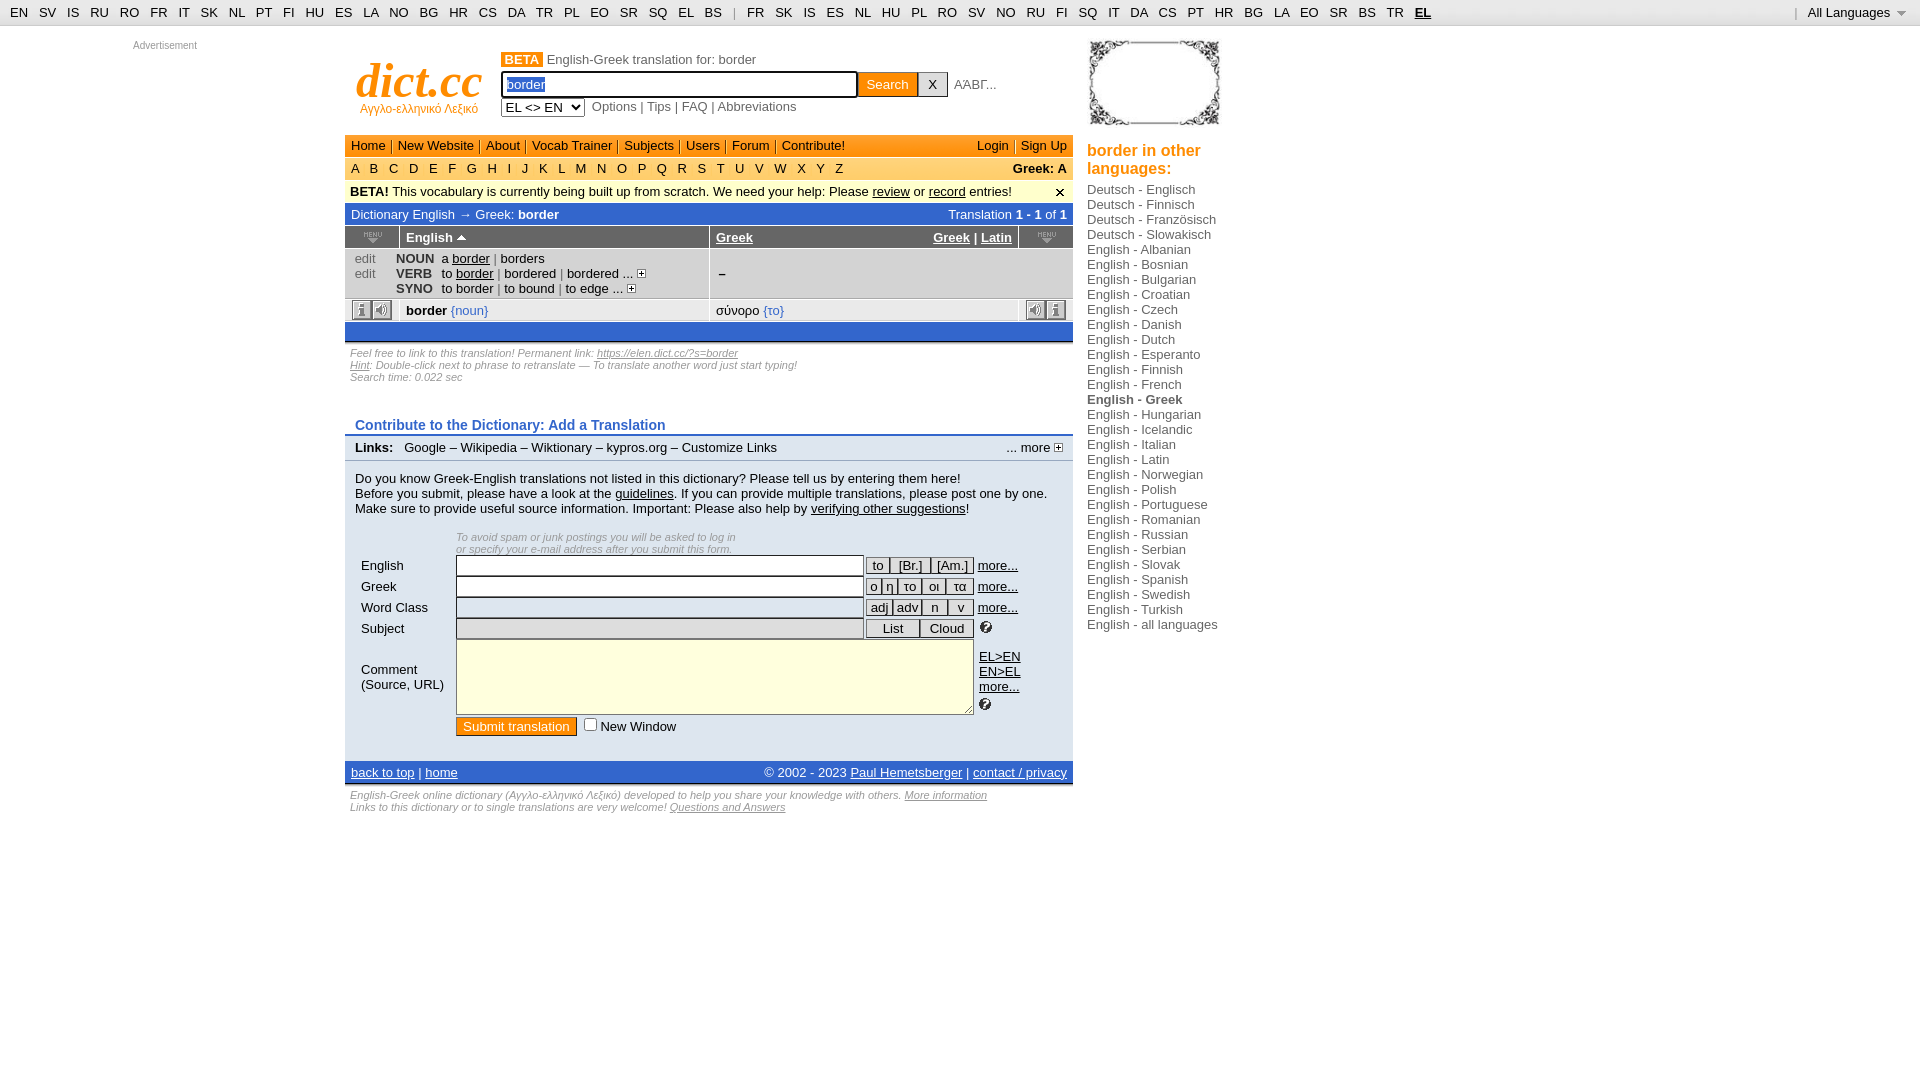 The height and width of the screenshot is (1080, 1920). Describe the element at coordinates (695, 106) in the screenshot. I see `'FAQ'` at that location.